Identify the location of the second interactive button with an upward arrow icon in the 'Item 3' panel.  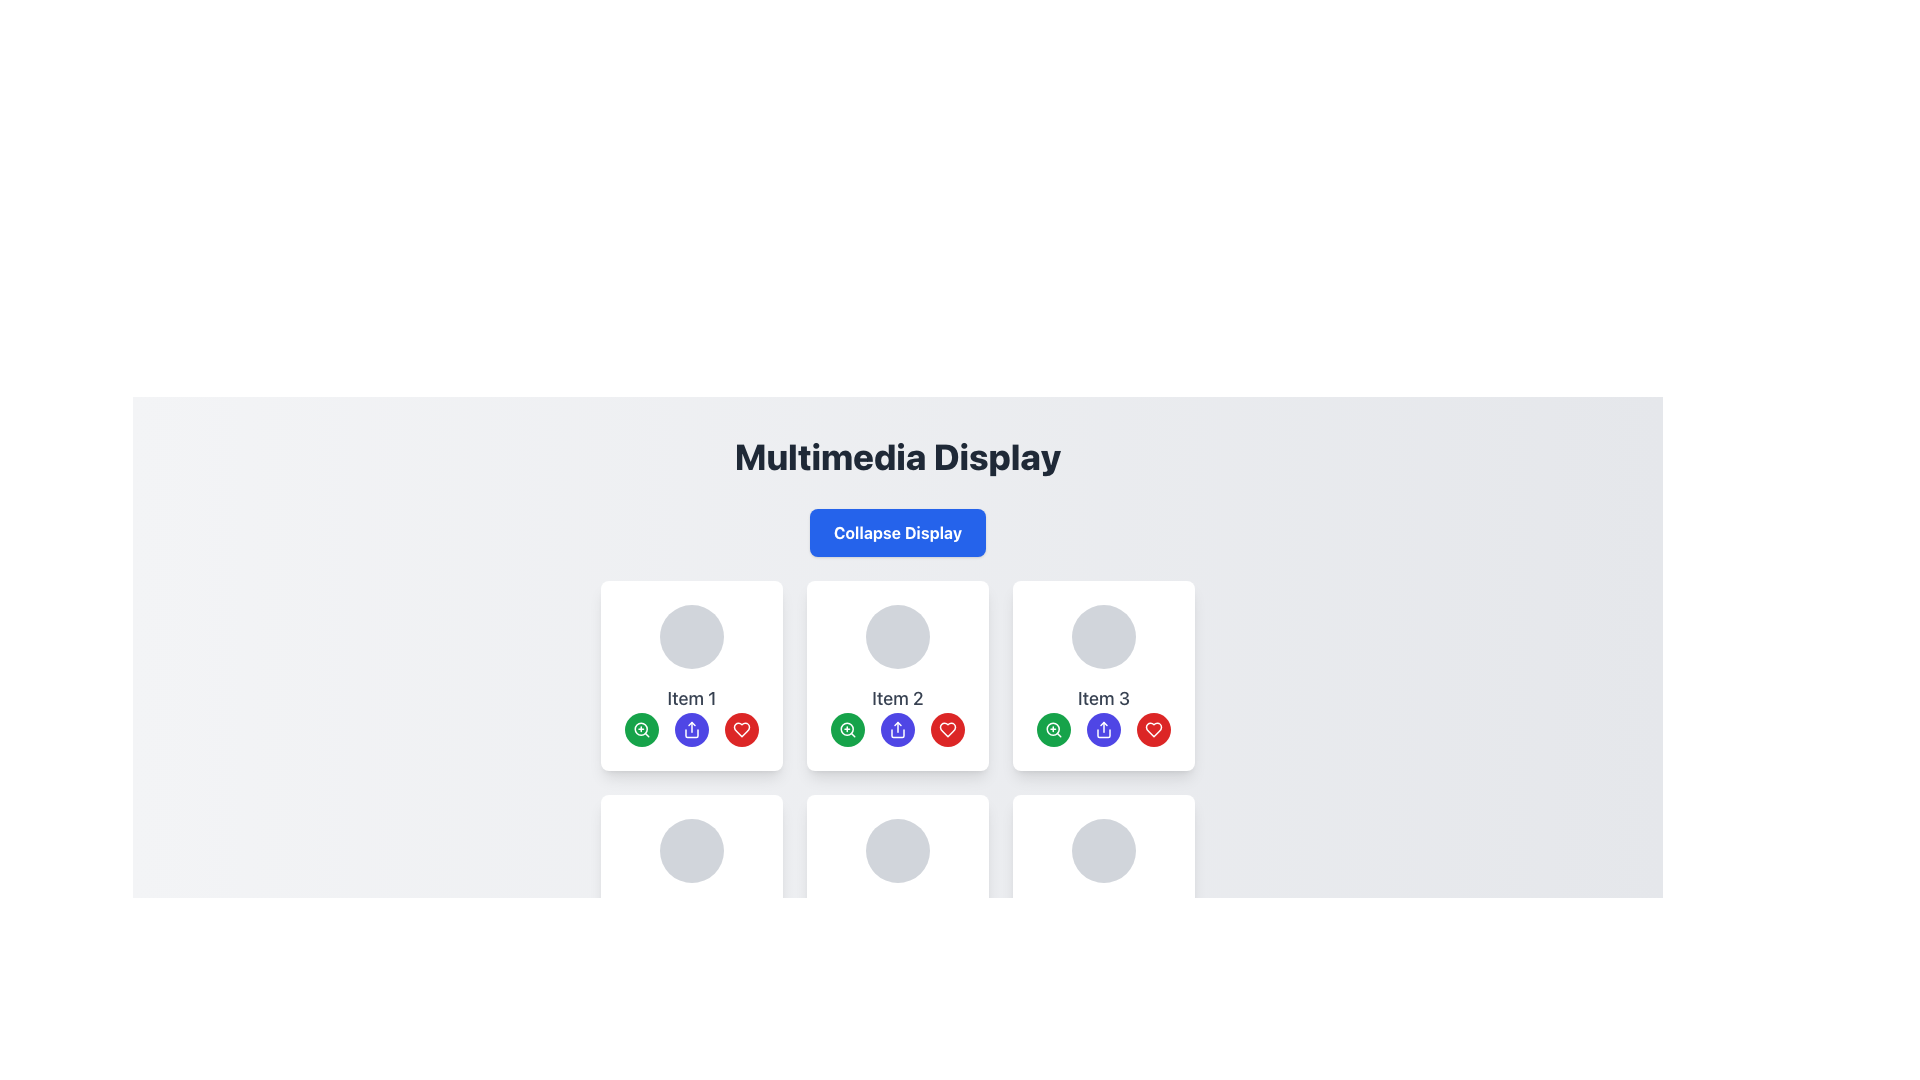
(1103, 729).